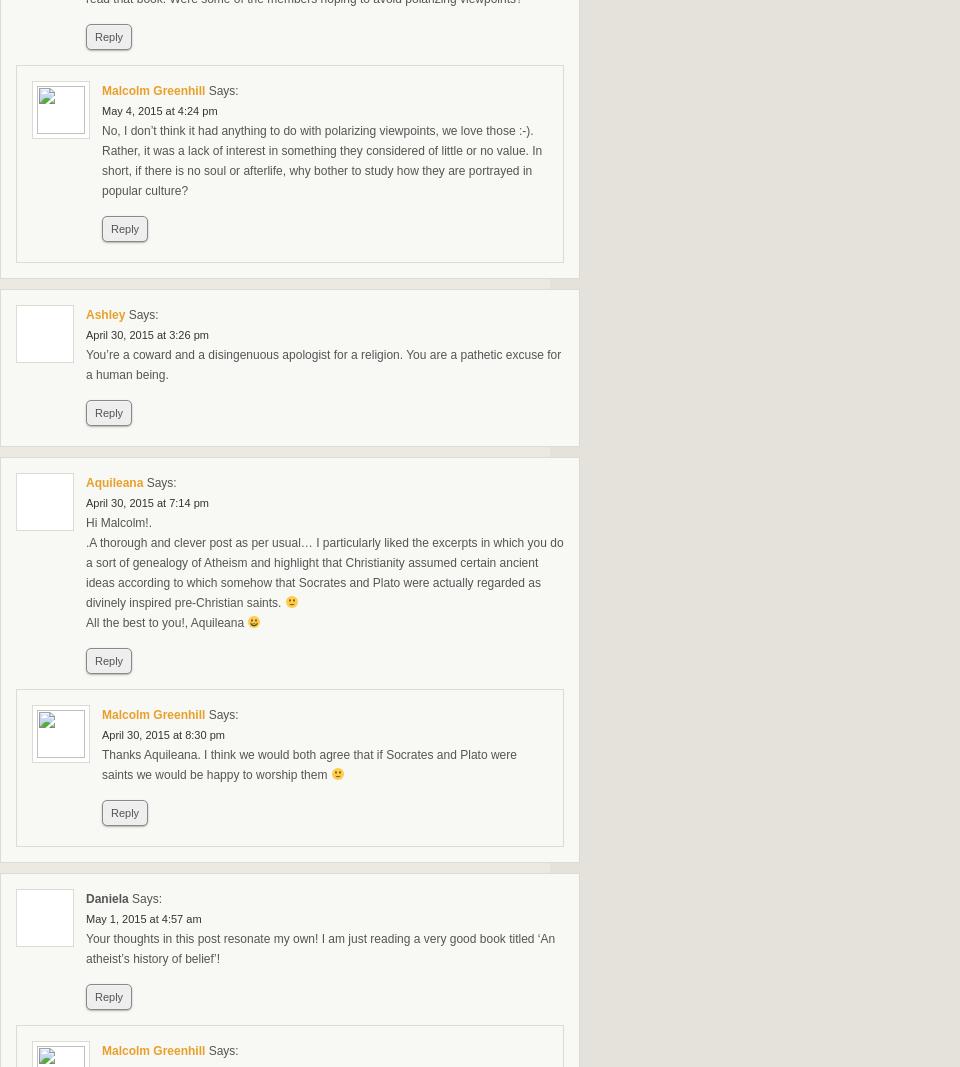 Image resolution: width=960 pixels, height=1067 pixels. What do you see at coordinates (323, 364) in the screenshot?
I see `'You’re a coward and a disingenuous apologist for a religion.  You are a pathetic excuse for a human being.'` at bounding box center [323, 364].